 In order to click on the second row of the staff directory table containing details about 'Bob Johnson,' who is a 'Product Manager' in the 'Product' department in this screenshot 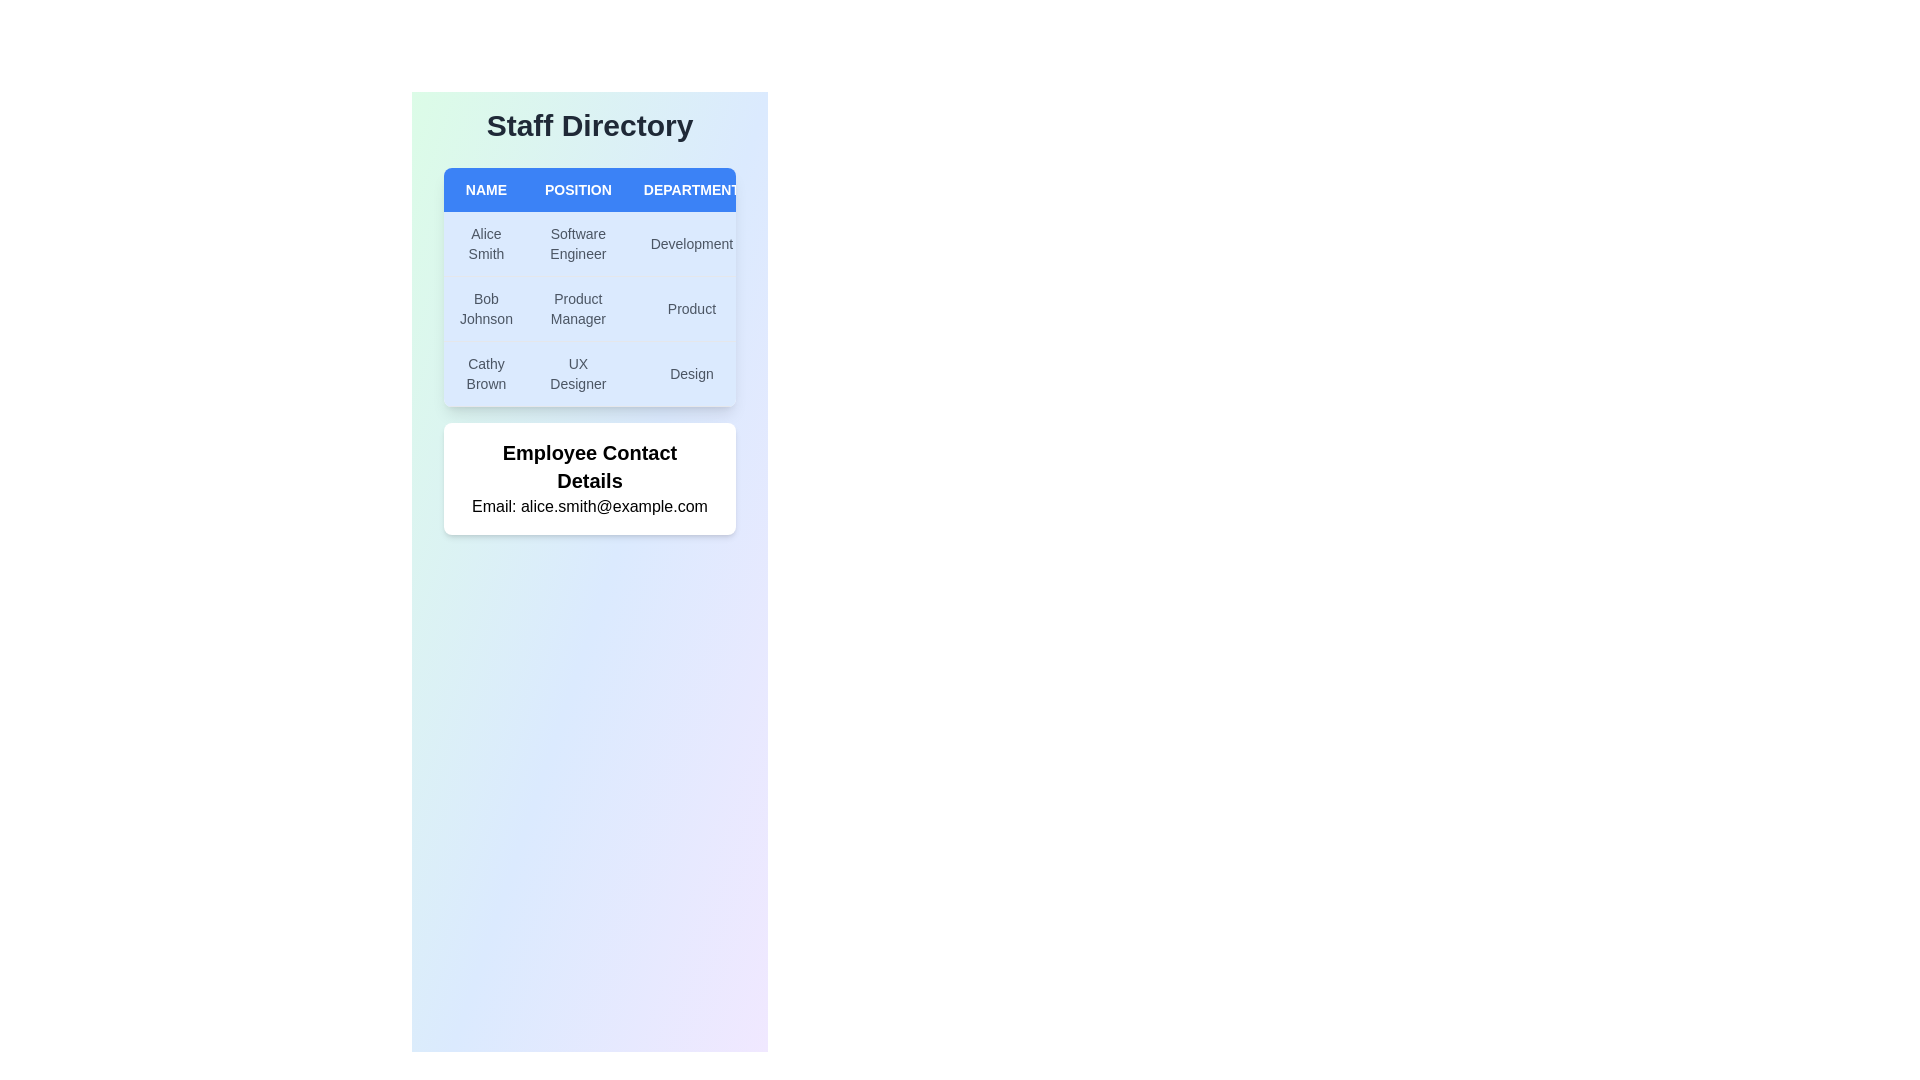, I will do `click(589, 287)`.